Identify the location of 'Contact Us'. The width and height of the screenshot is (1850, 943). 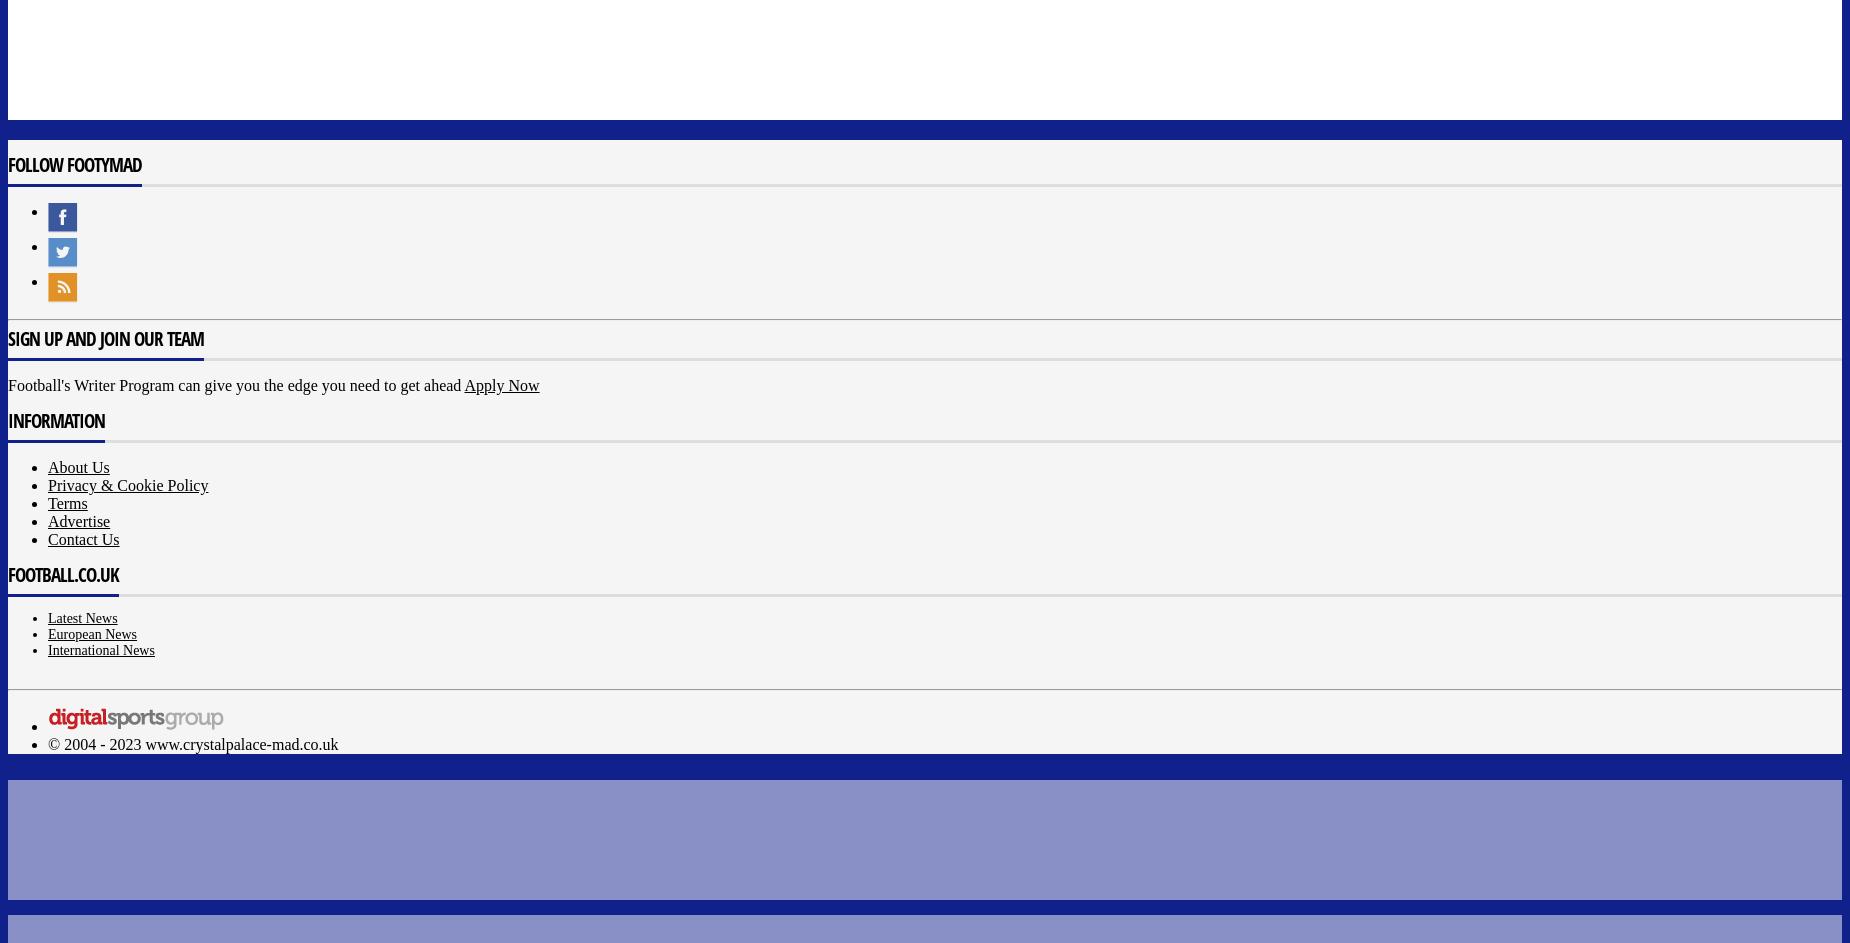
(82, 539).